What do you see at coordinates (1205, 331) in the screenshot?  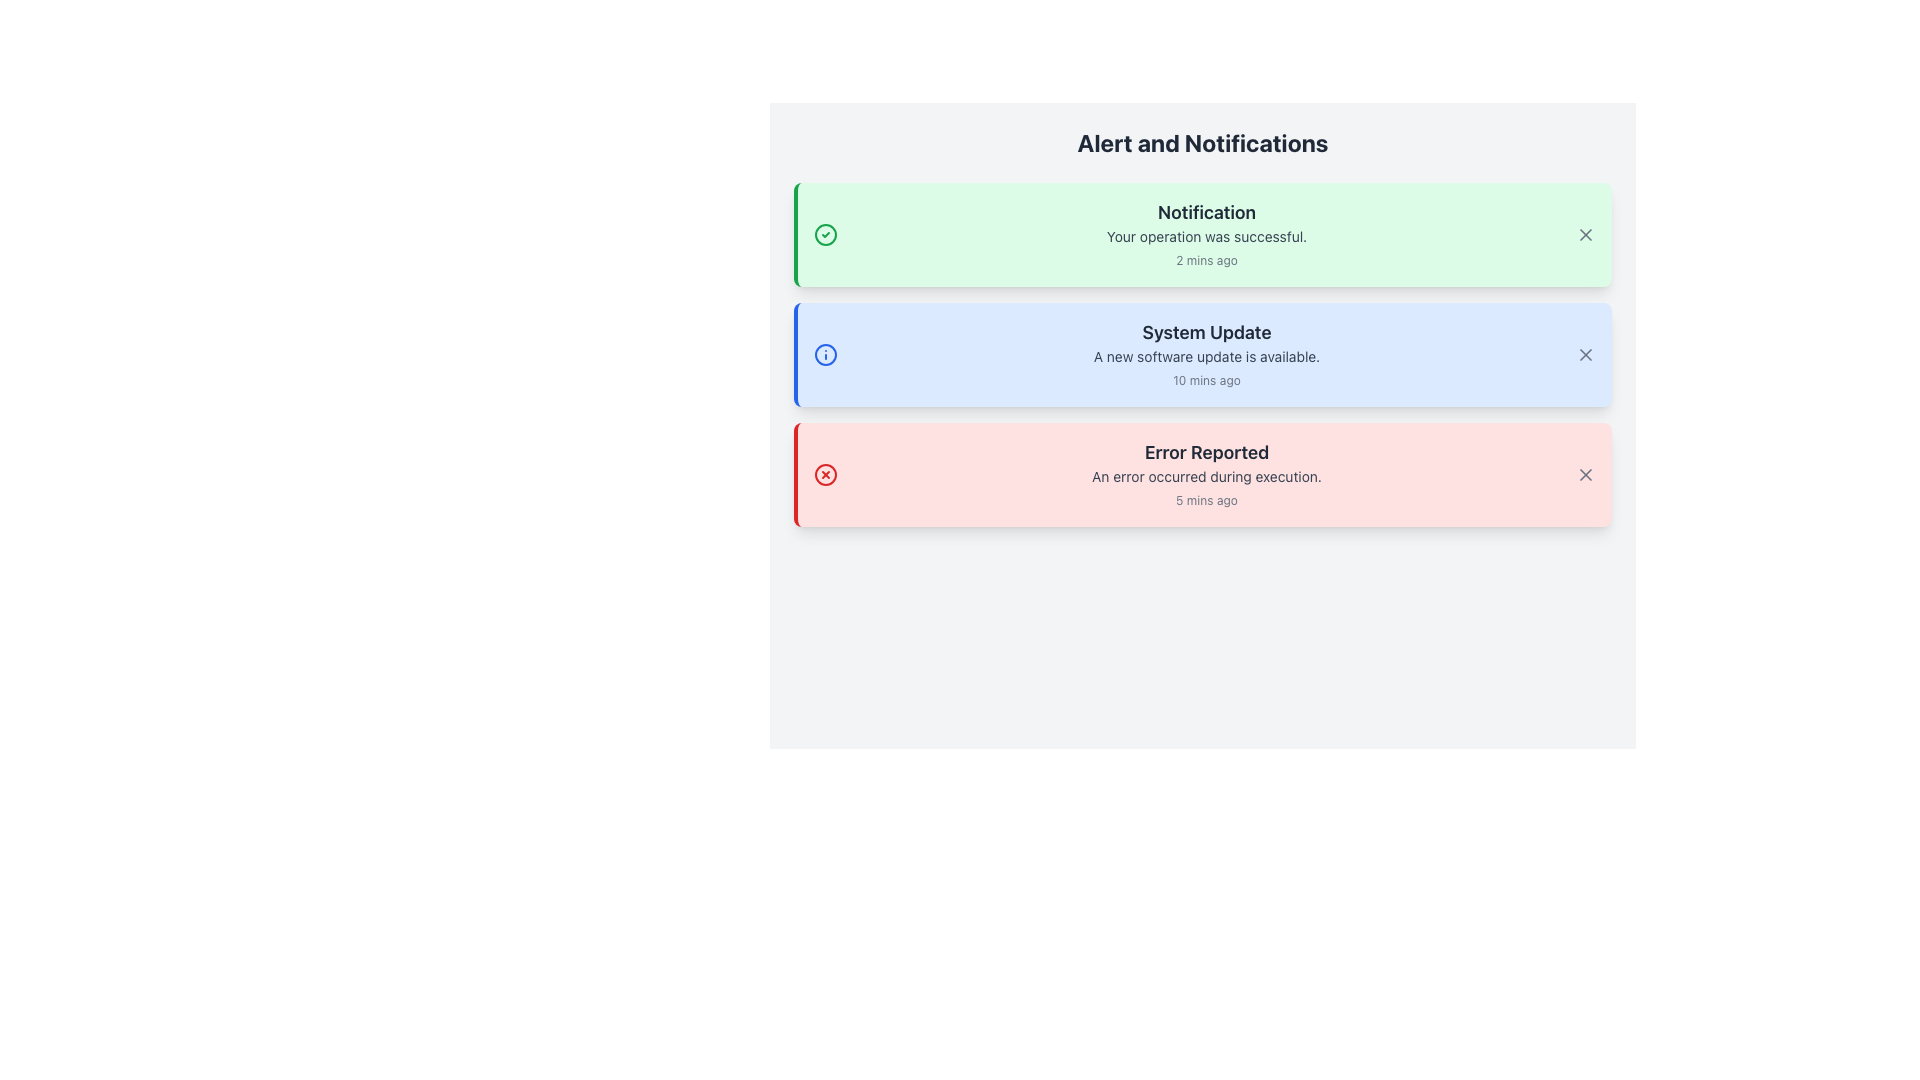 I see `the 'System Update' label which is styled in bold, larger text within a light blue notification box, located at the center of the middle notification card in a vertical list of notifications` at bounding box center [1205, 331].